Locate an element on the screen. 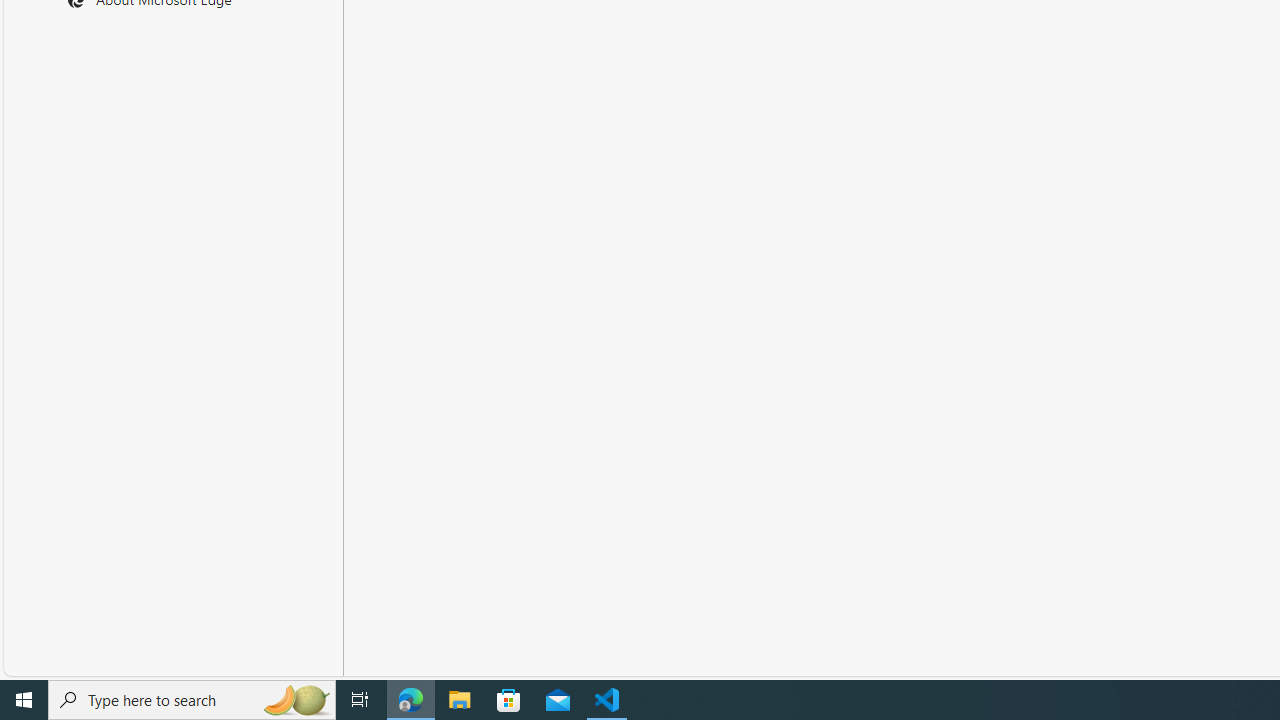  'File Explorer' is located at coordinates (459, 698).